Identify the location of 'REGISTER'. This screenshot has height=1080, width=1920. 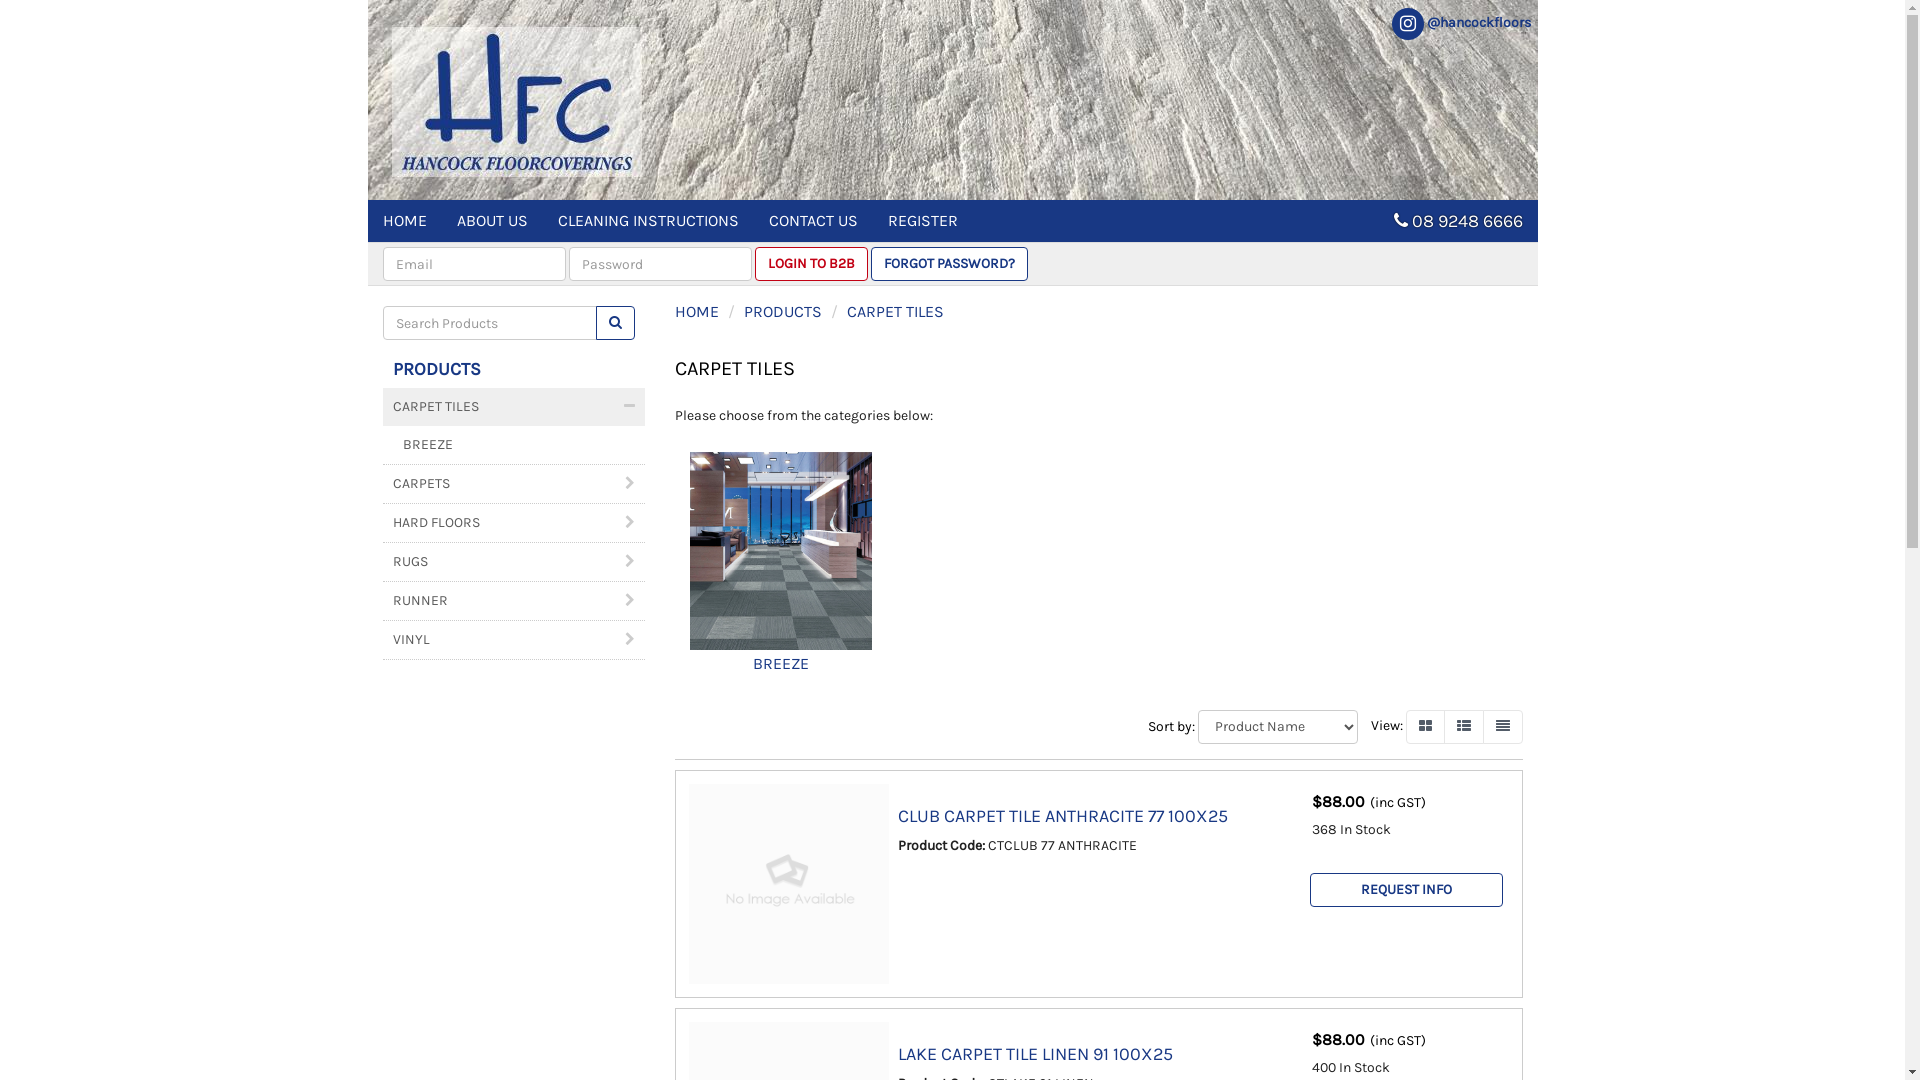
(920, 220).